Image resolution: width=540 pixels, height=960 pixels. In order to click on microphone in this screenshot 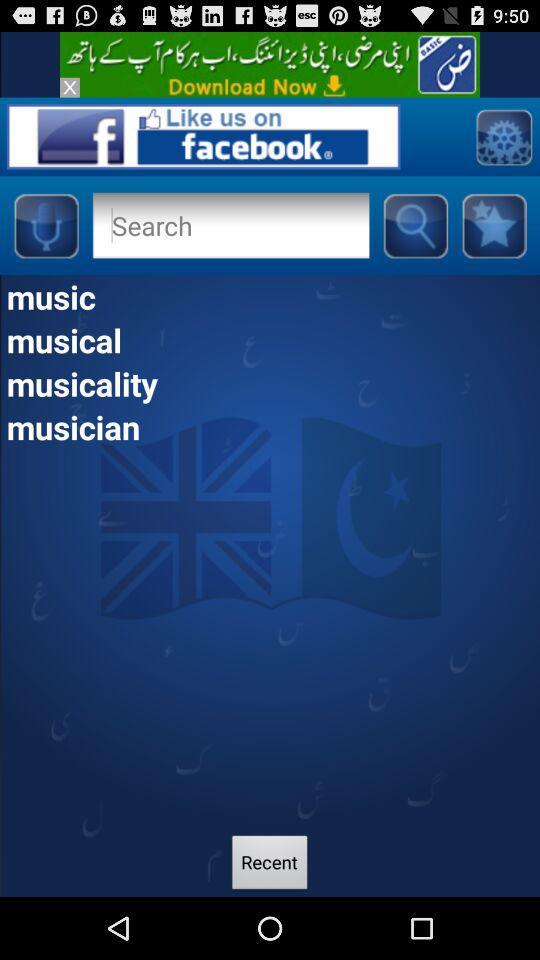, I will do `click(45, 225)`.